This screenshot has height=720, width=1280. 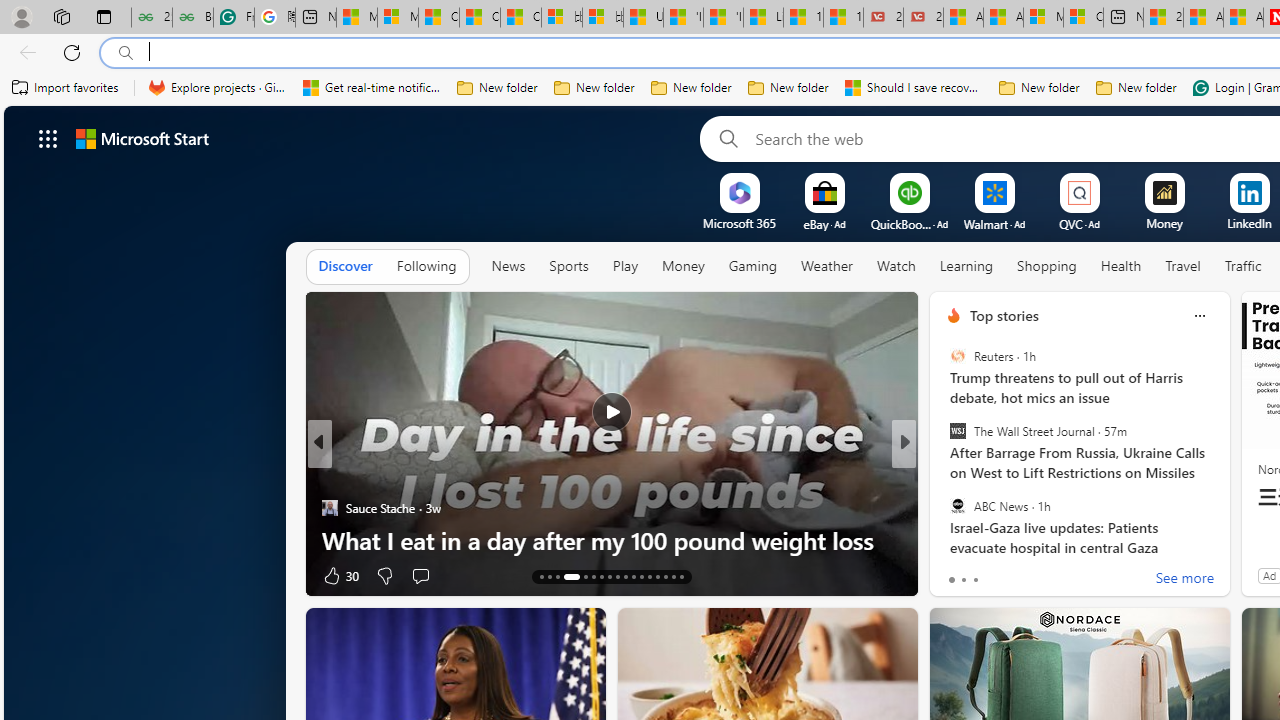 I want to click on 'AutomationID: tab-20', so click(x=608, y=577).